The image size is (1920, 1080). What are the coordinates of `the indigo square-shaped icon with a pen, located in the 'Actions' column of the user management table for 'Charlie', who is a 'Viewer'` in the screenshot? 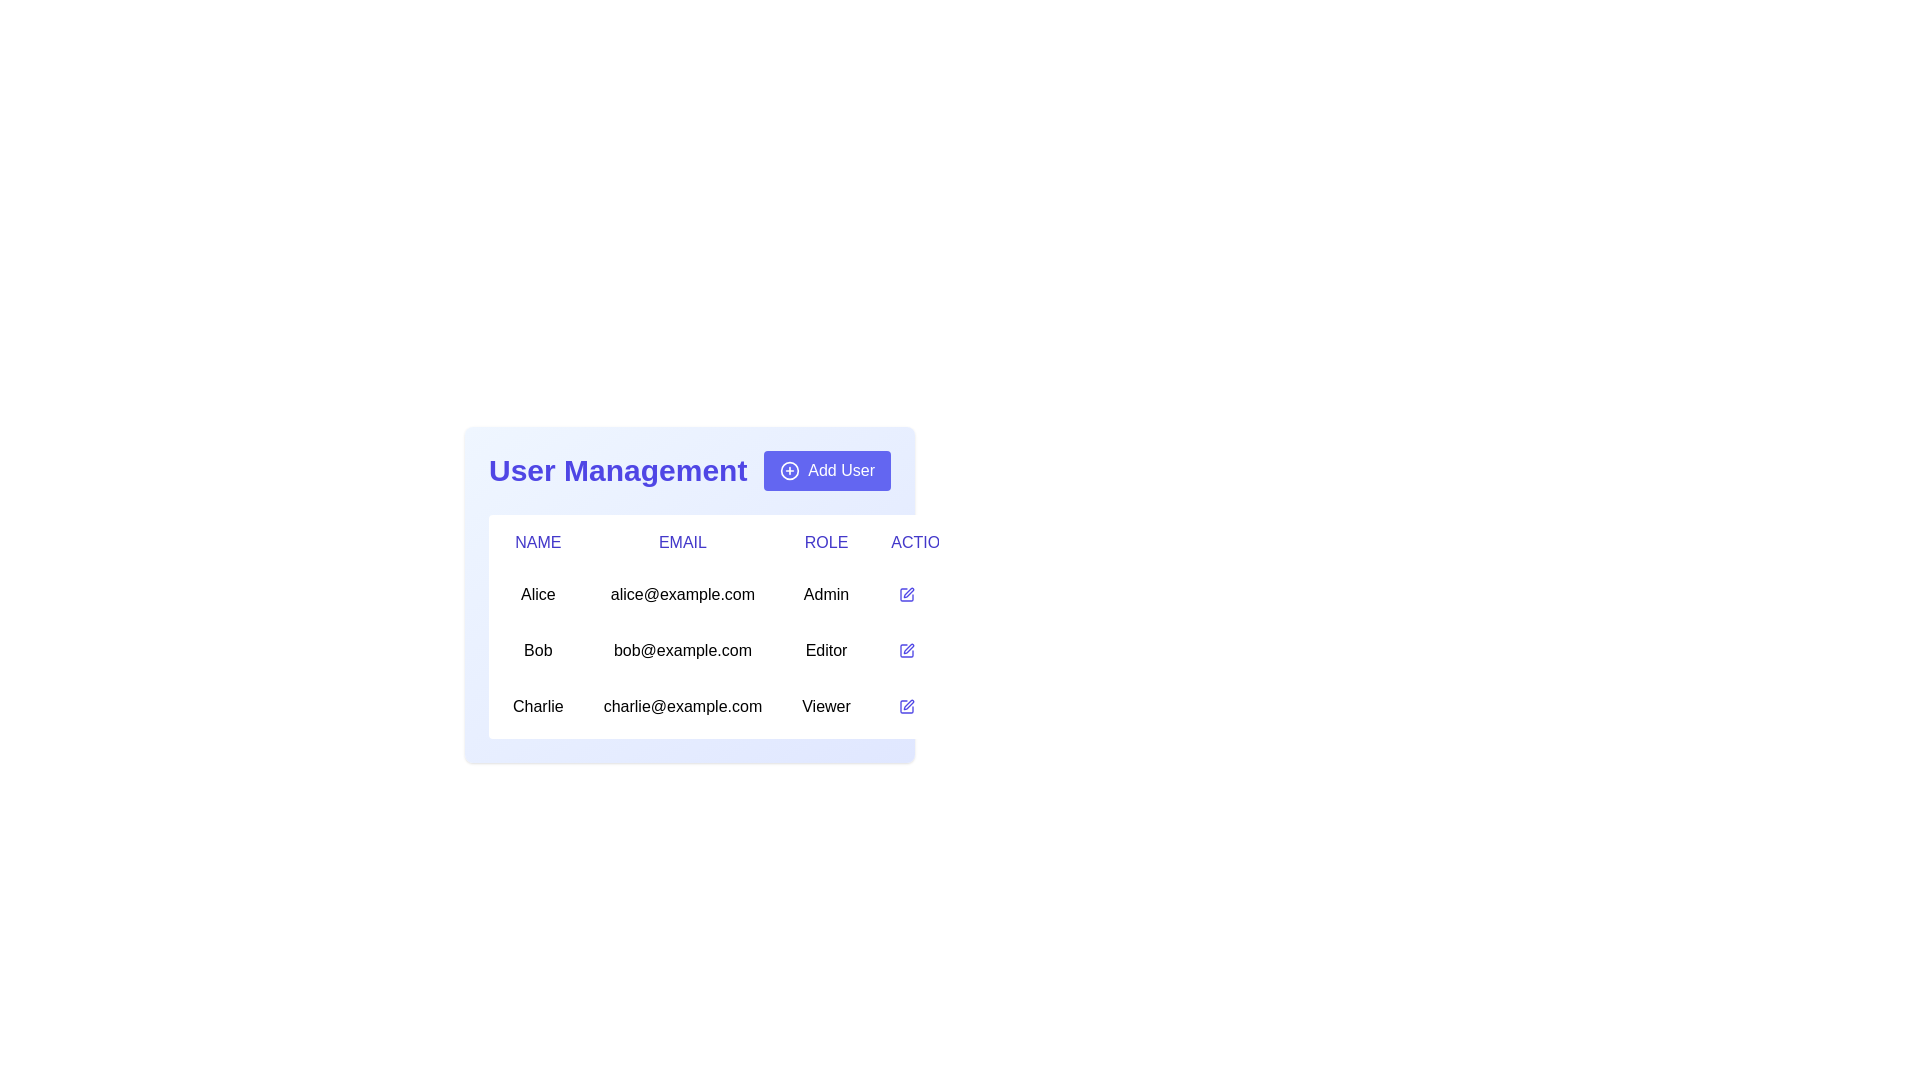 It's located at (905, 705).